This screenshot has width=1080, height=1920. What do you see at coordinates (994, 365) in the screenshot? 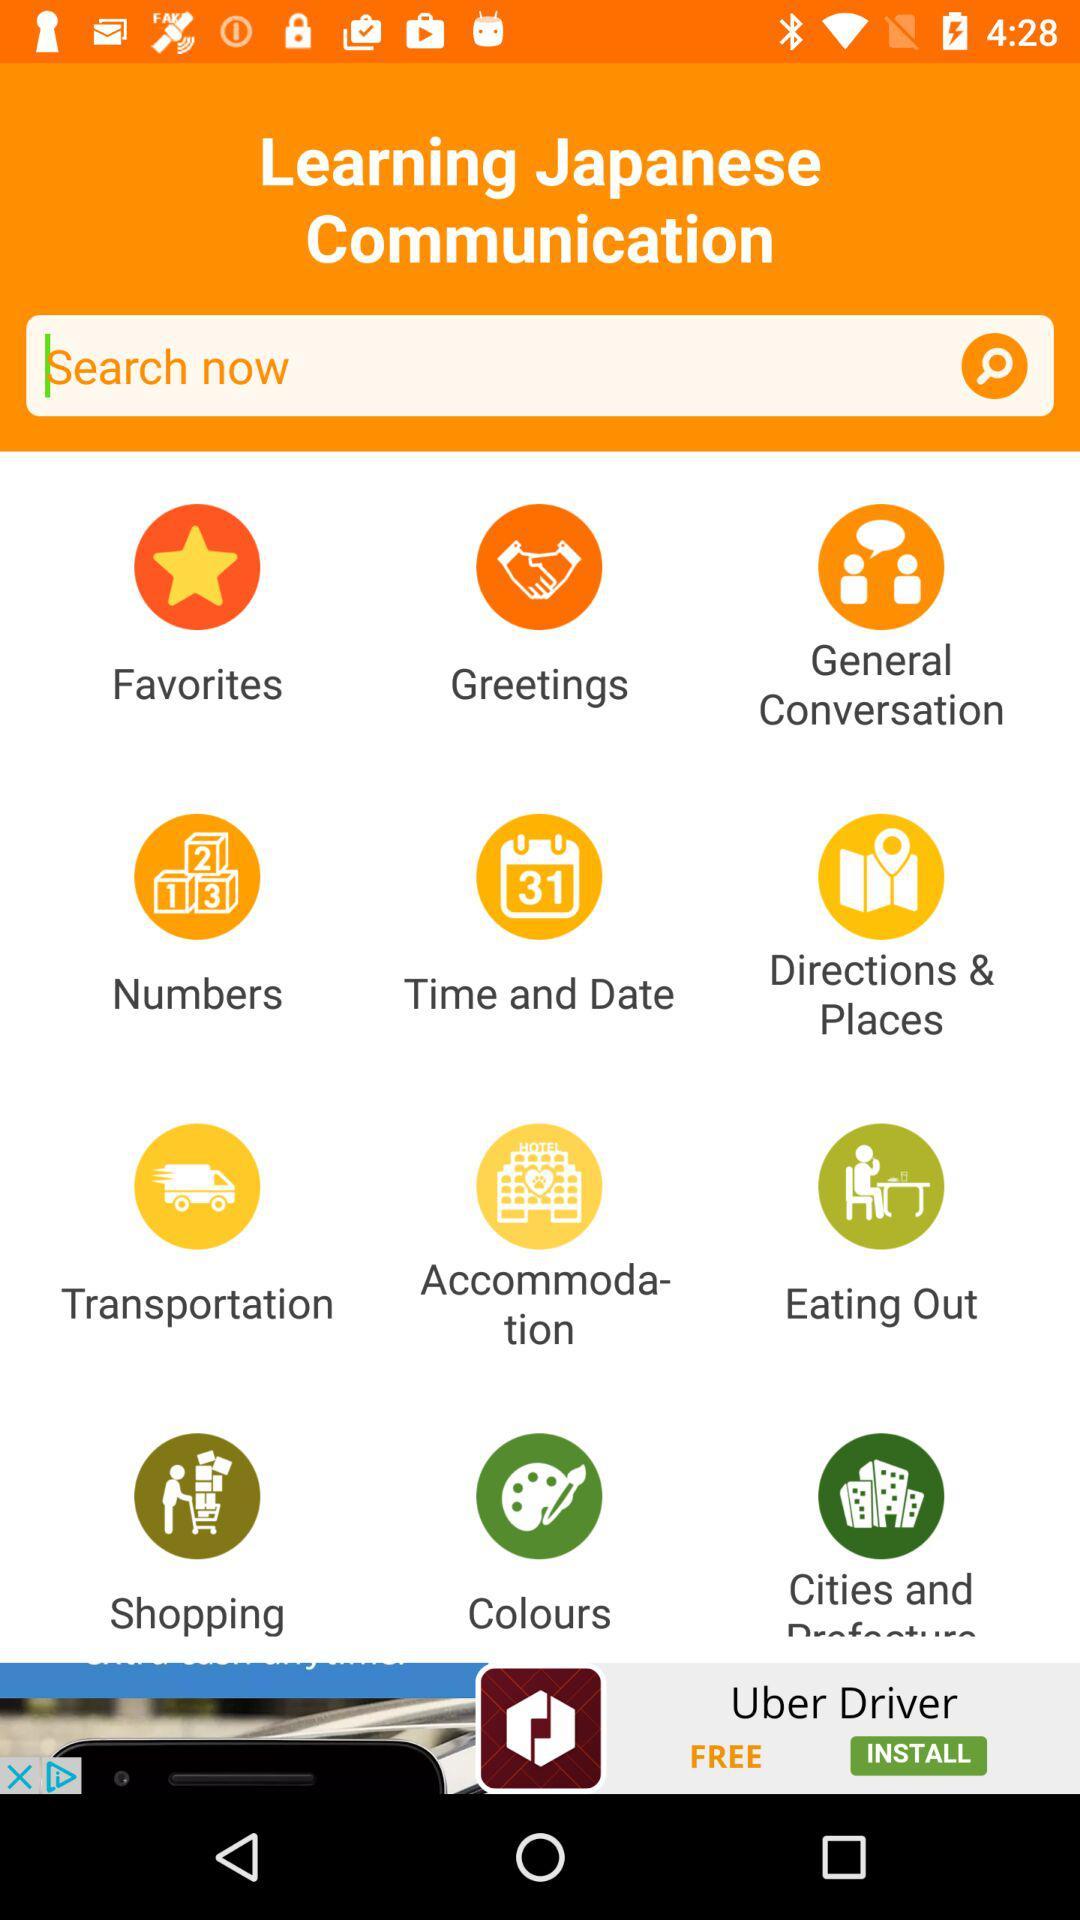
I see `activate the search` at bounding box center [994, 365].